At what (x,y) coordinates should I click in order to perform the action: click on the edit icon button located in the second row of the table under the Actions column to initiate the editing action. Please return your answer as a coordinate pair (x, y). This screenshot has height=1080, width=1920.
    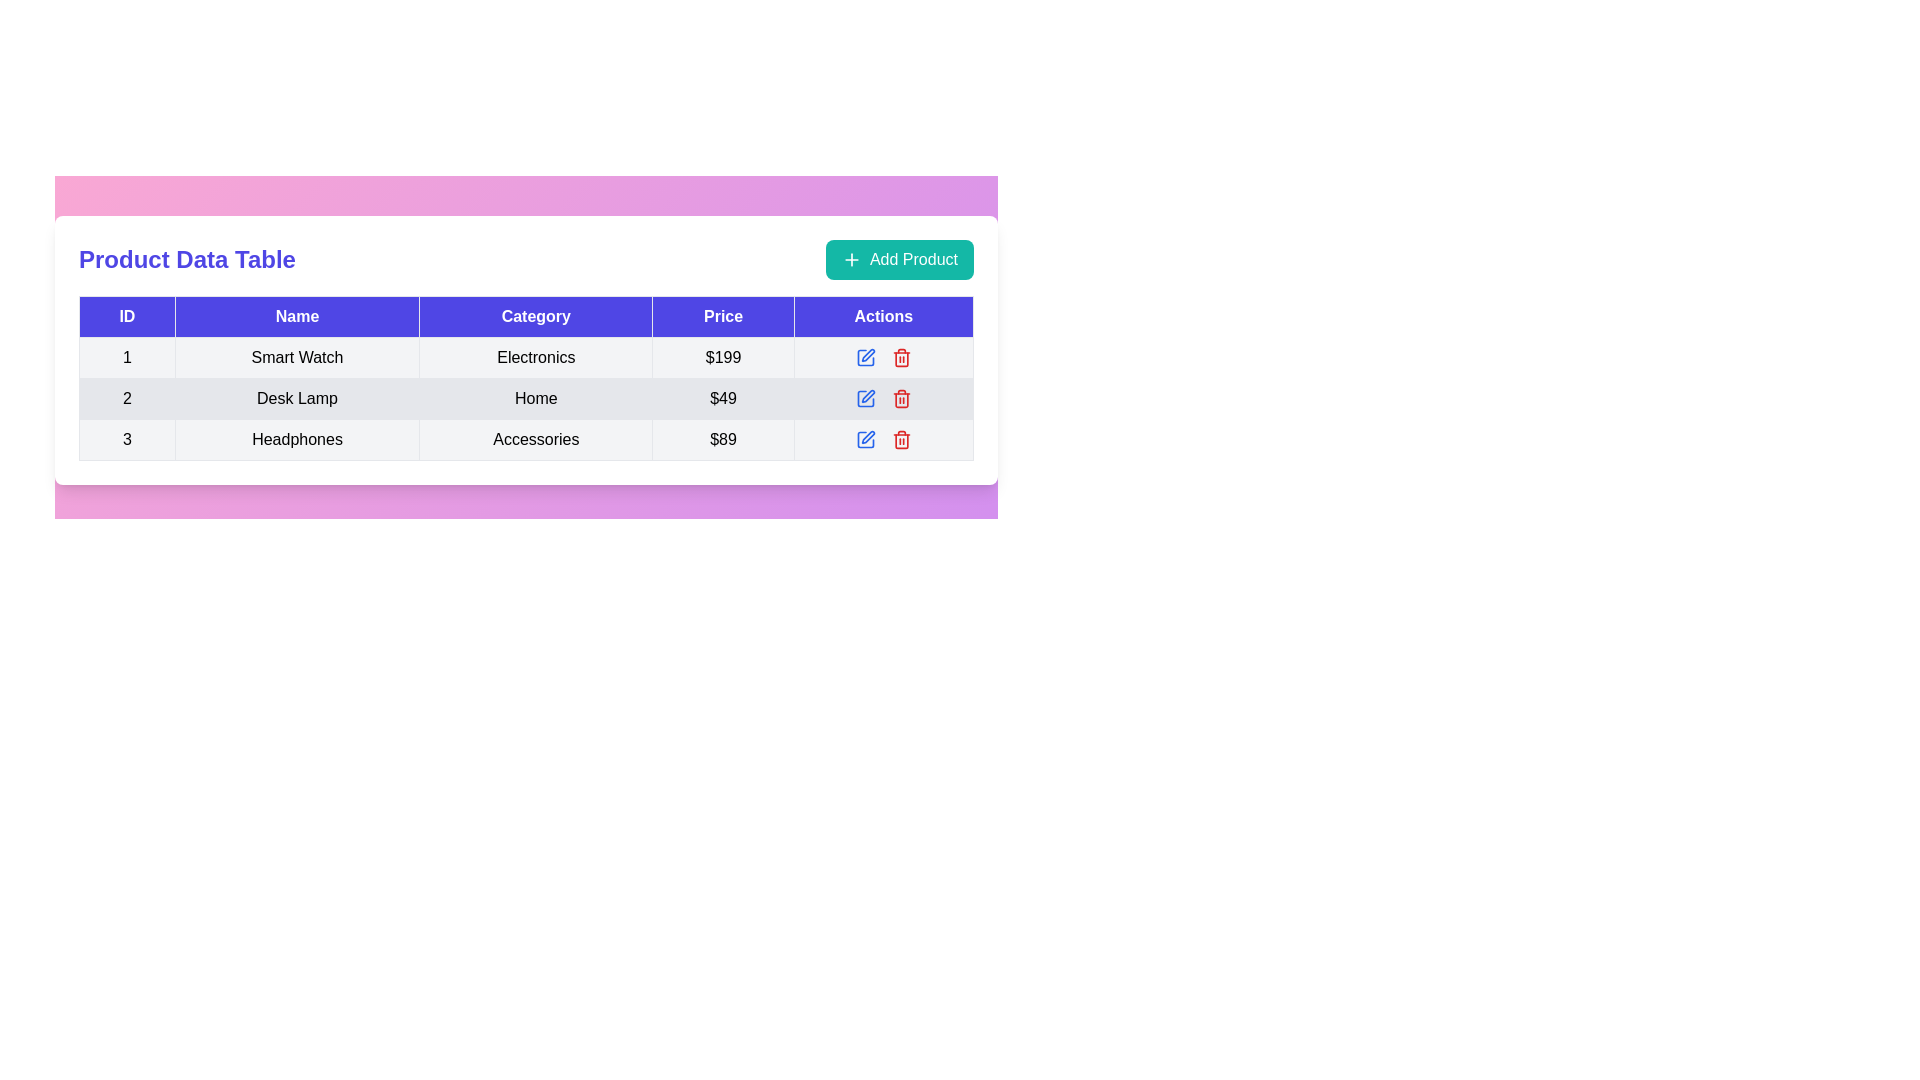
    Looking at the image, I should click on (865, 398).